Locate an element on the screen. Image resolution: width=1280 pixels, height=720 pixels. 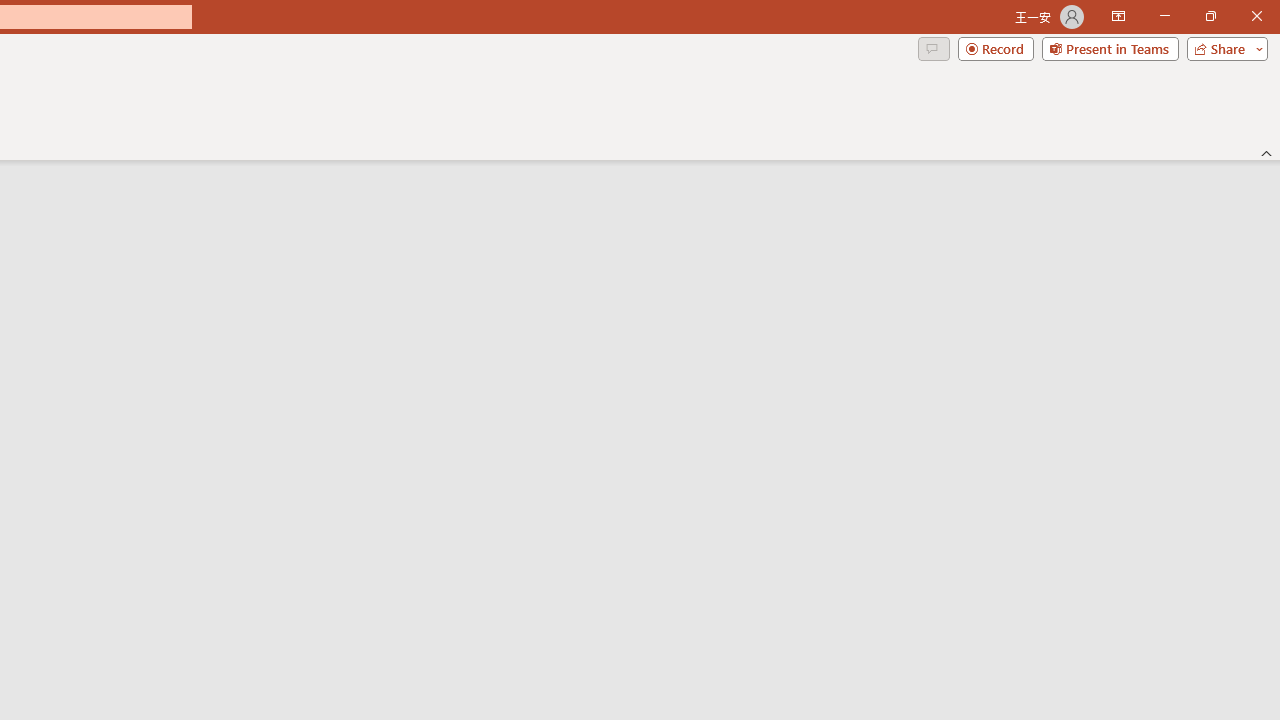
'Restore Down' is located at coordinates (1209, 16).